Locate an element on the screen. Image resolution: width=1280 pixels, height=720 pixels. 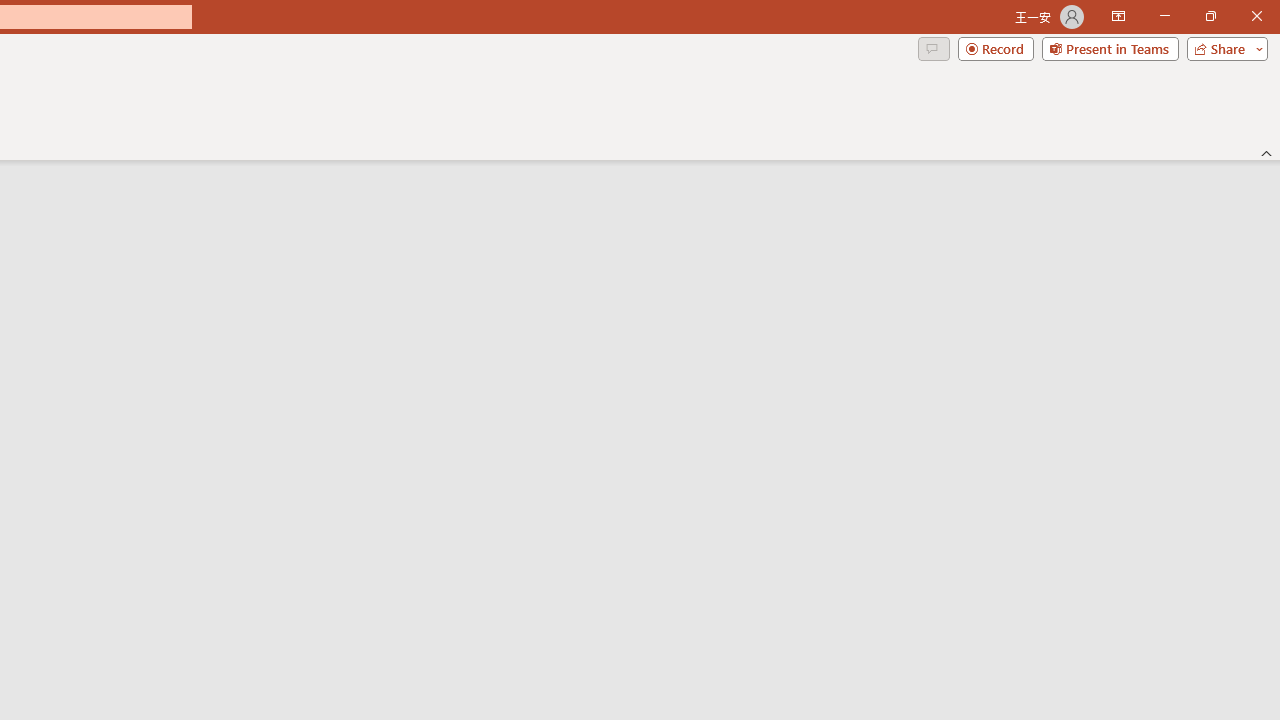
'Restore Down' is located at coordinates (1209, 16).